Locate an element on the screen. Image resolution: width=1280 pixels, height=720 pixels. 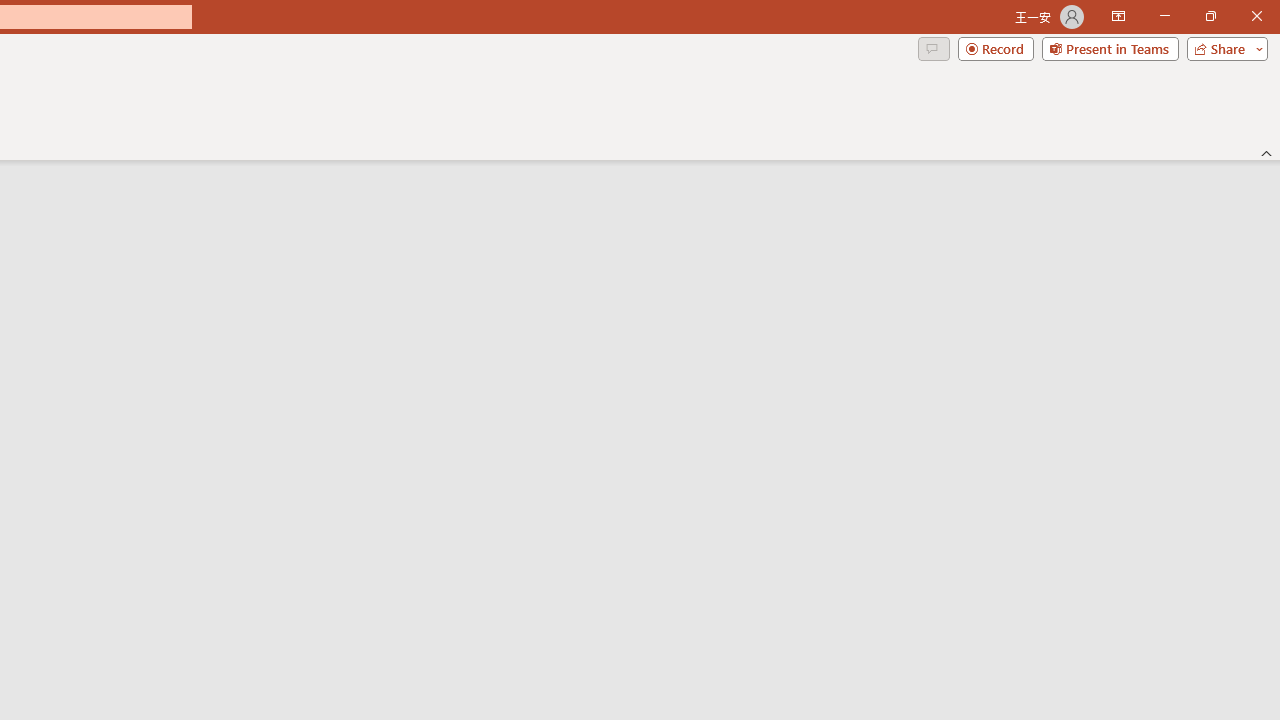
'Restore Down' is located at coordinates (1209, 16).